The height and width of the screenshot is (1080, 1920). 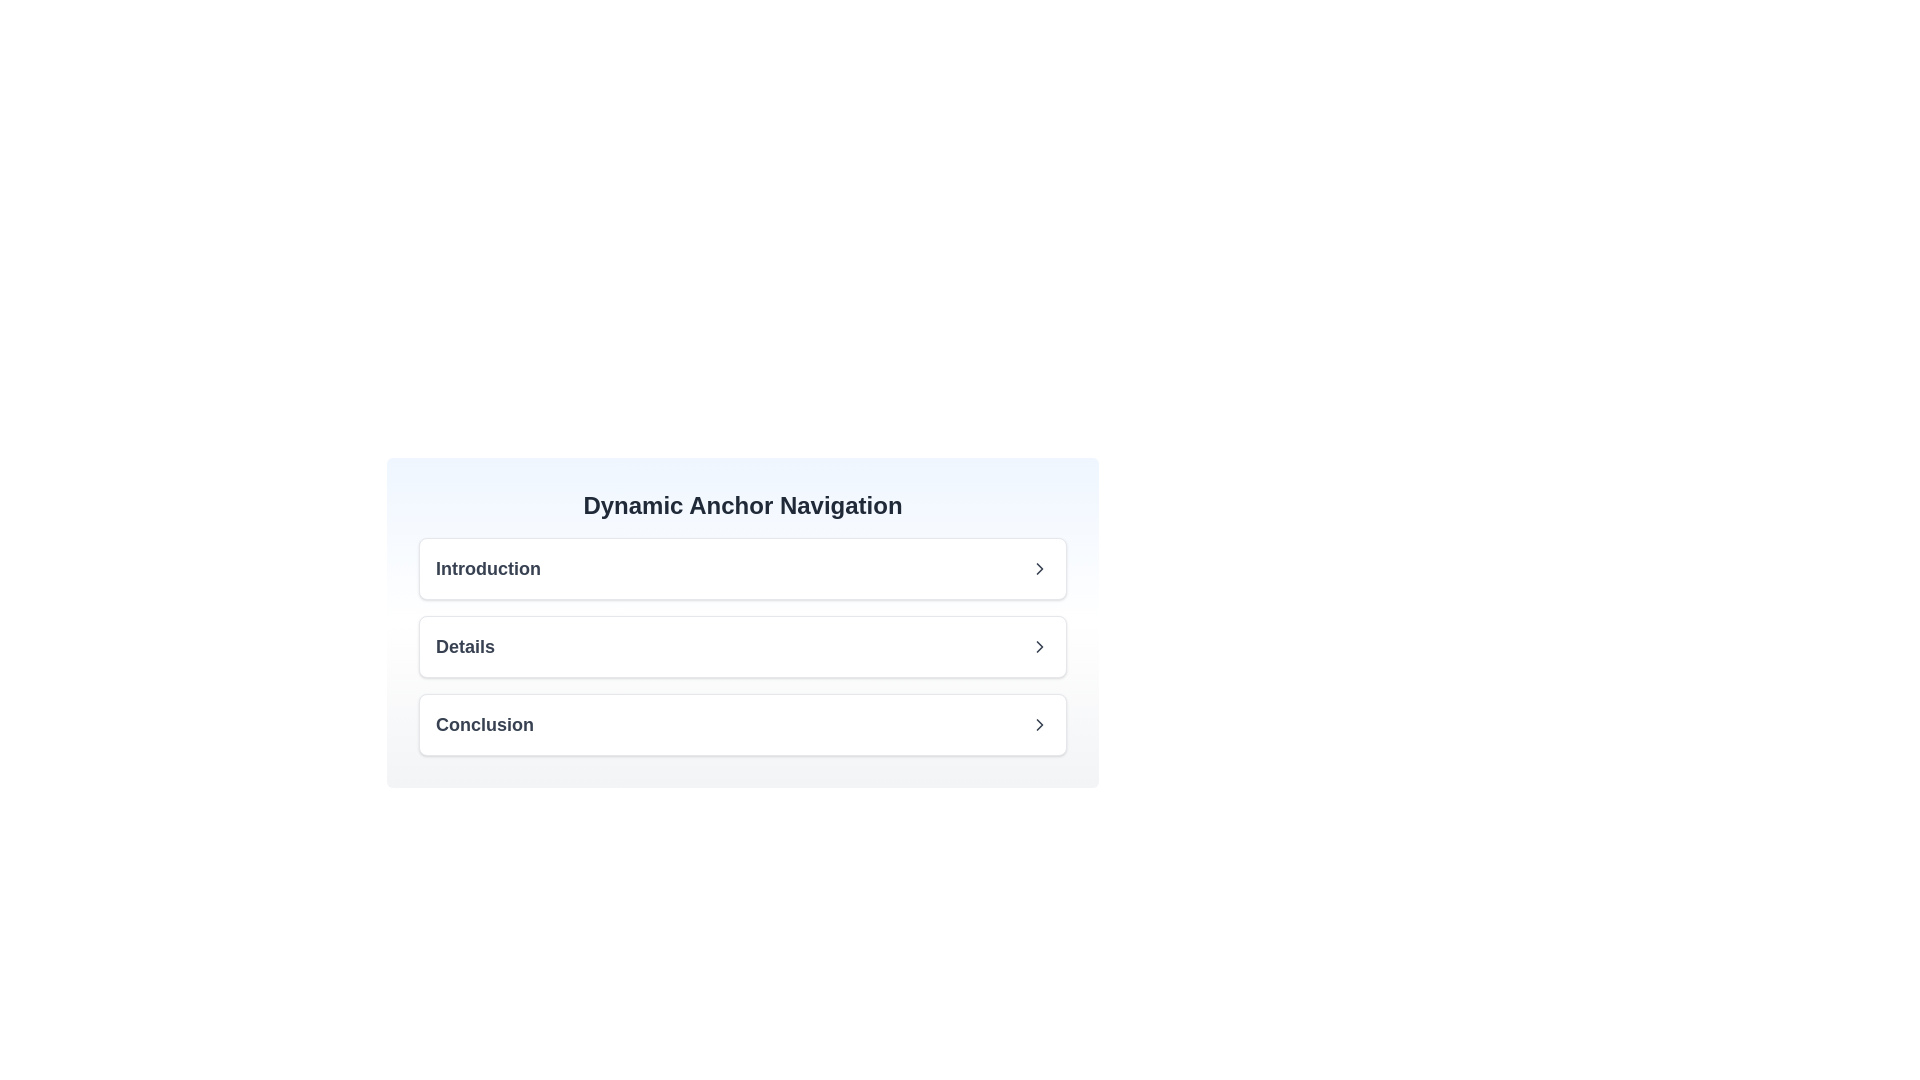 I want to click on the rightward-pointing arrow icon located within the SVG element at the topmost section of the navigation list, aligned to the right-hand side of the item labeled 'Introduction.', so click(x=1040, y=569).